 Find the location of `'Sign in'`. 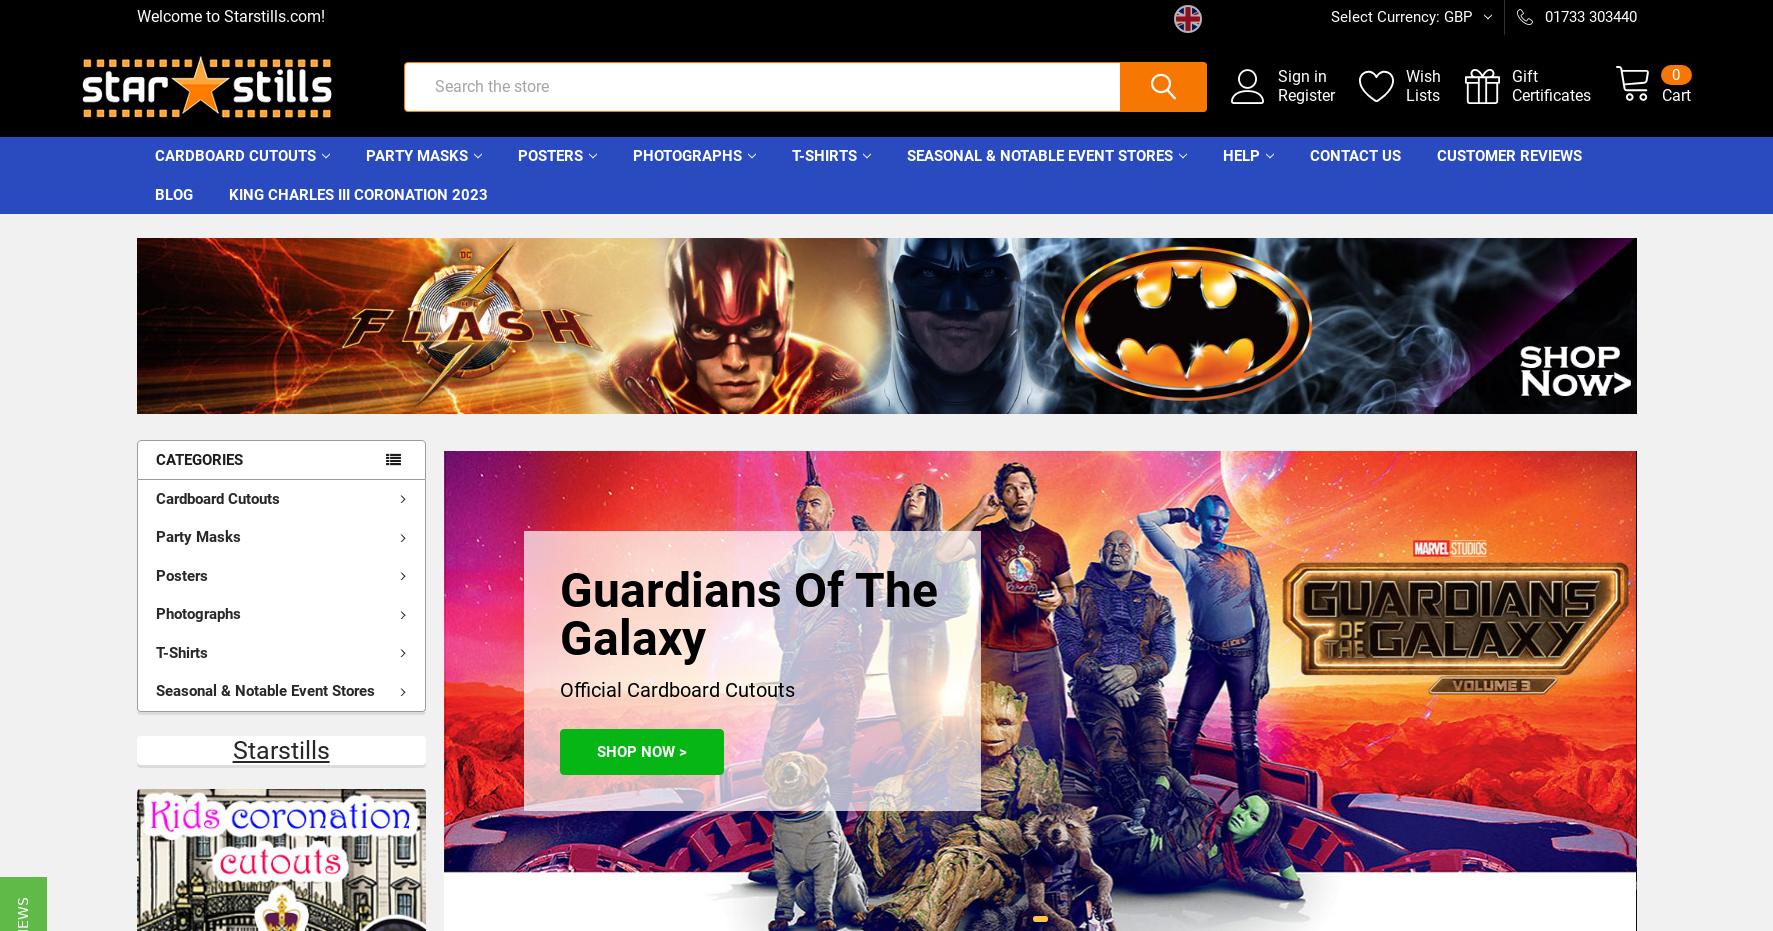

'Sign in' is located at coordinates (1246, 87).